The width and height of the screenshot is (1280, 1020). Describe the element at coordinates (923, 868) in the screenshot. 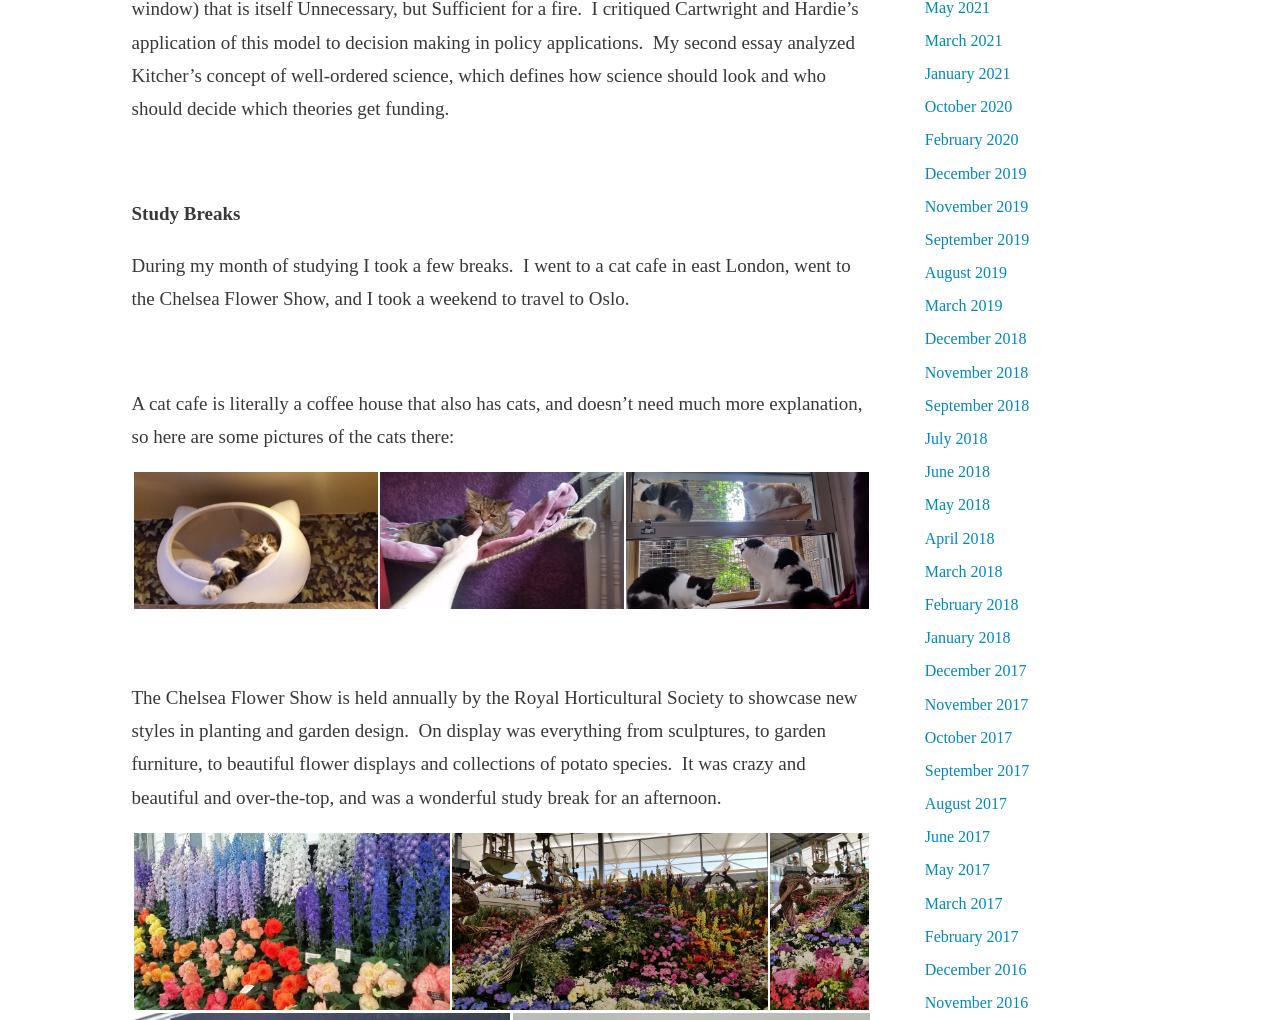

I see `'May 2017'` at that location.